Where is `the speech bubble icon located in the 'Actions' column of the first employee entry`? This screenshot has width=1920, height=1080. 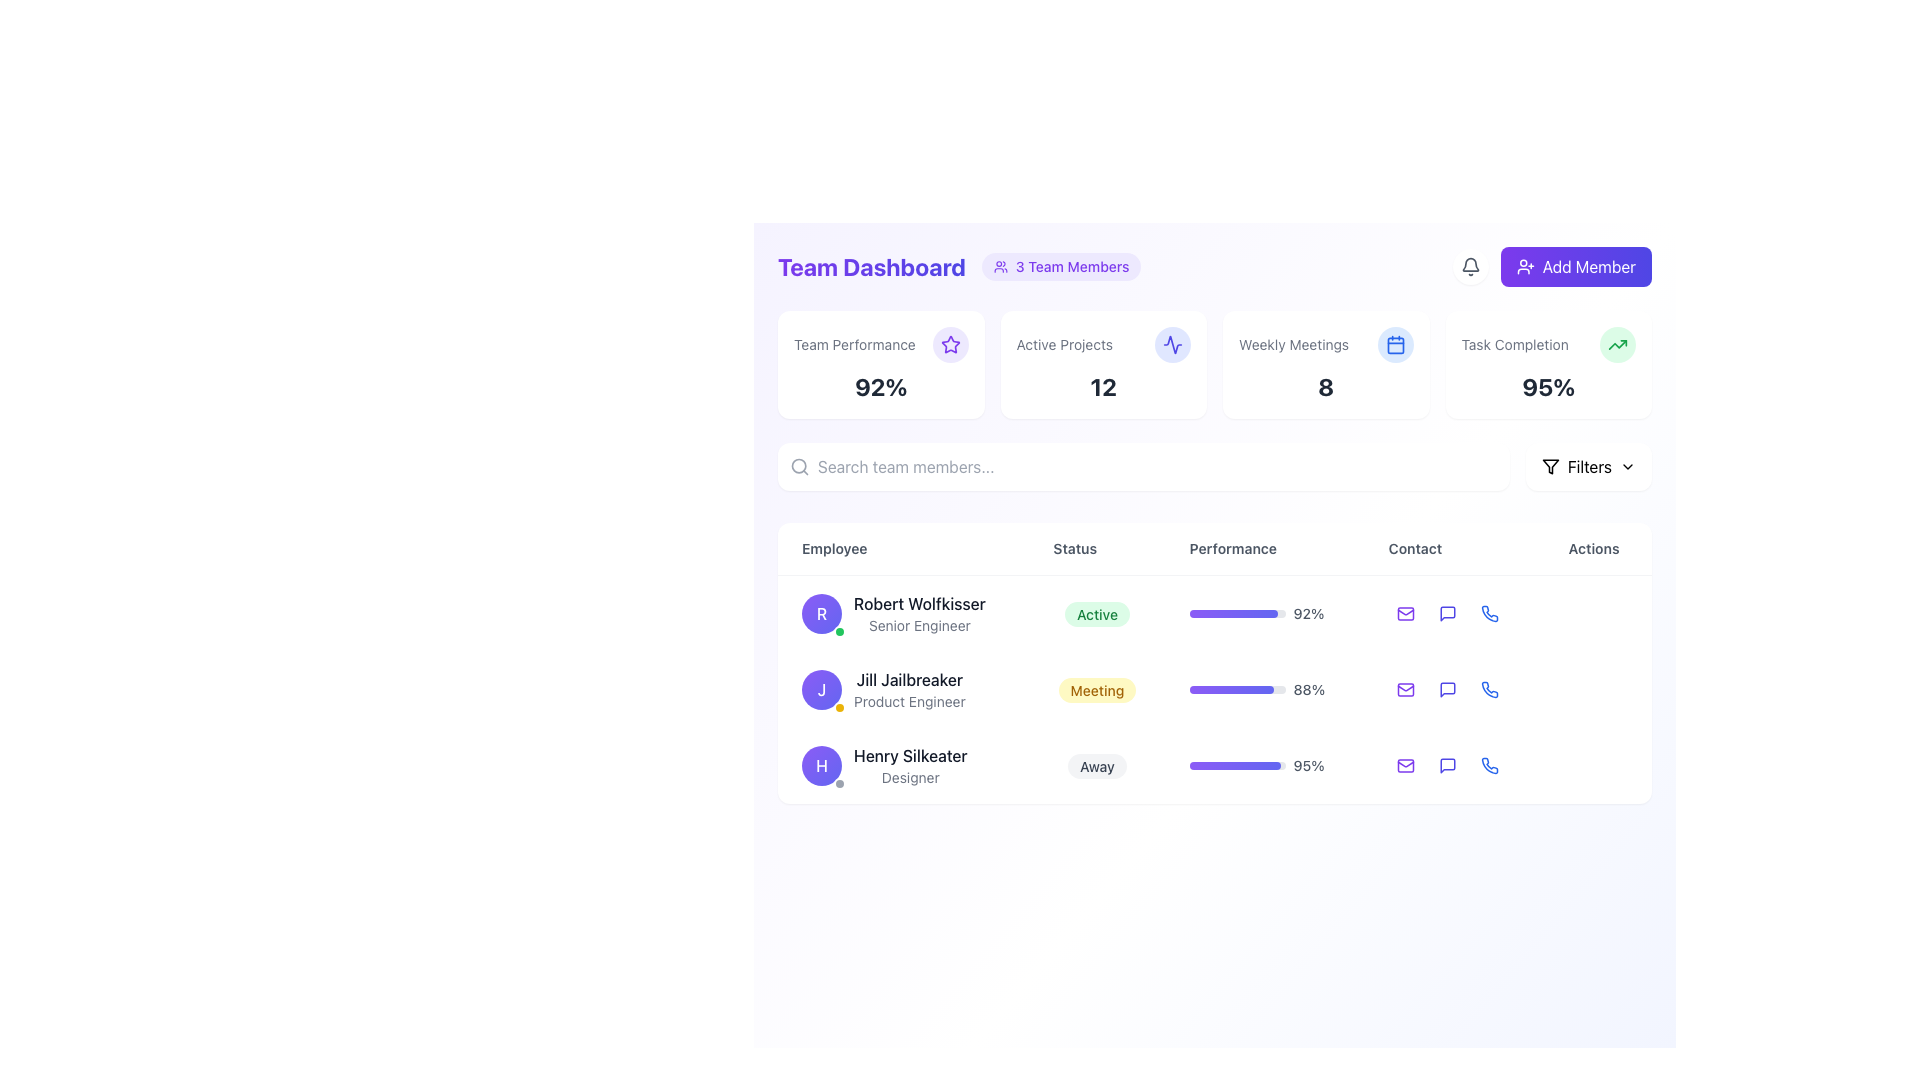
the speech bubble icon located in the 'Actions' column of the first employee entry is located at coordinates (1447, 612).